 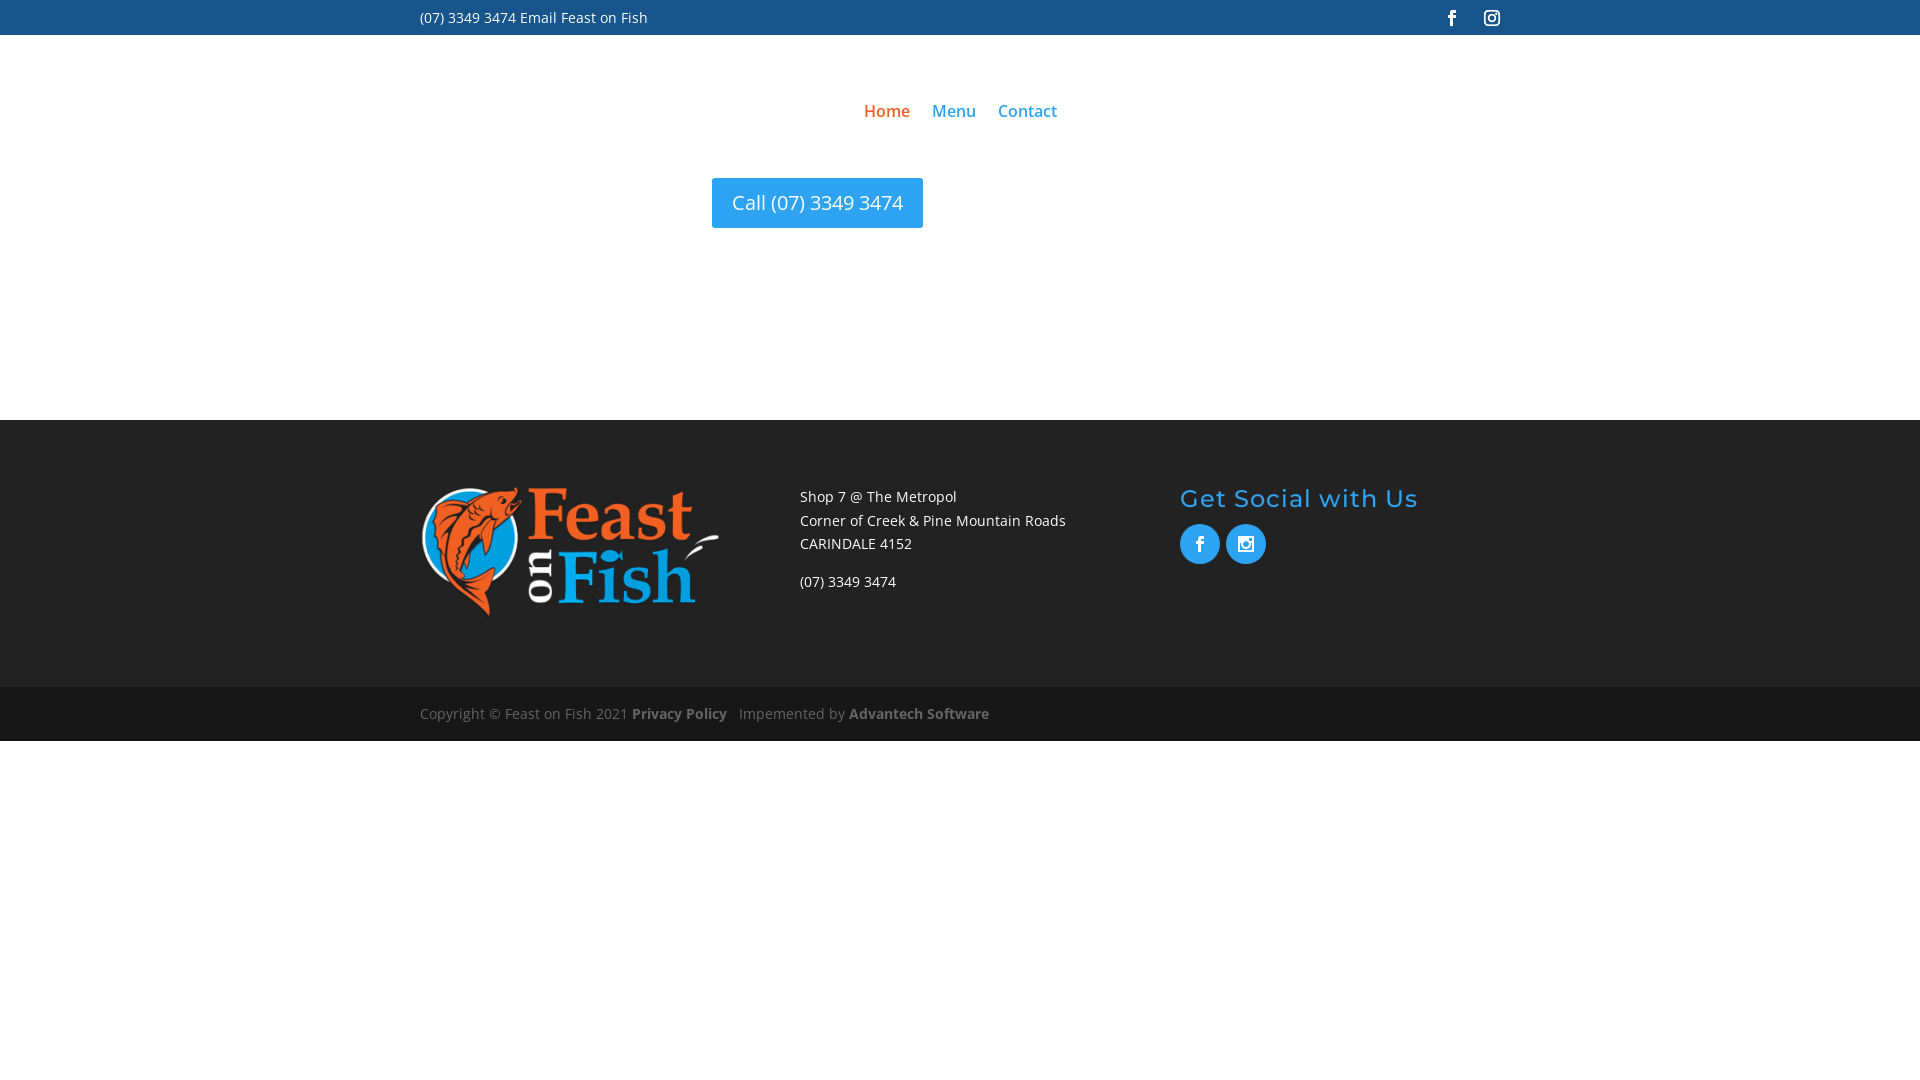 What do you see at coordinates (917, 712) in the screenshot?
I see `'Advantech Software'` at bounding box center [917, 712].